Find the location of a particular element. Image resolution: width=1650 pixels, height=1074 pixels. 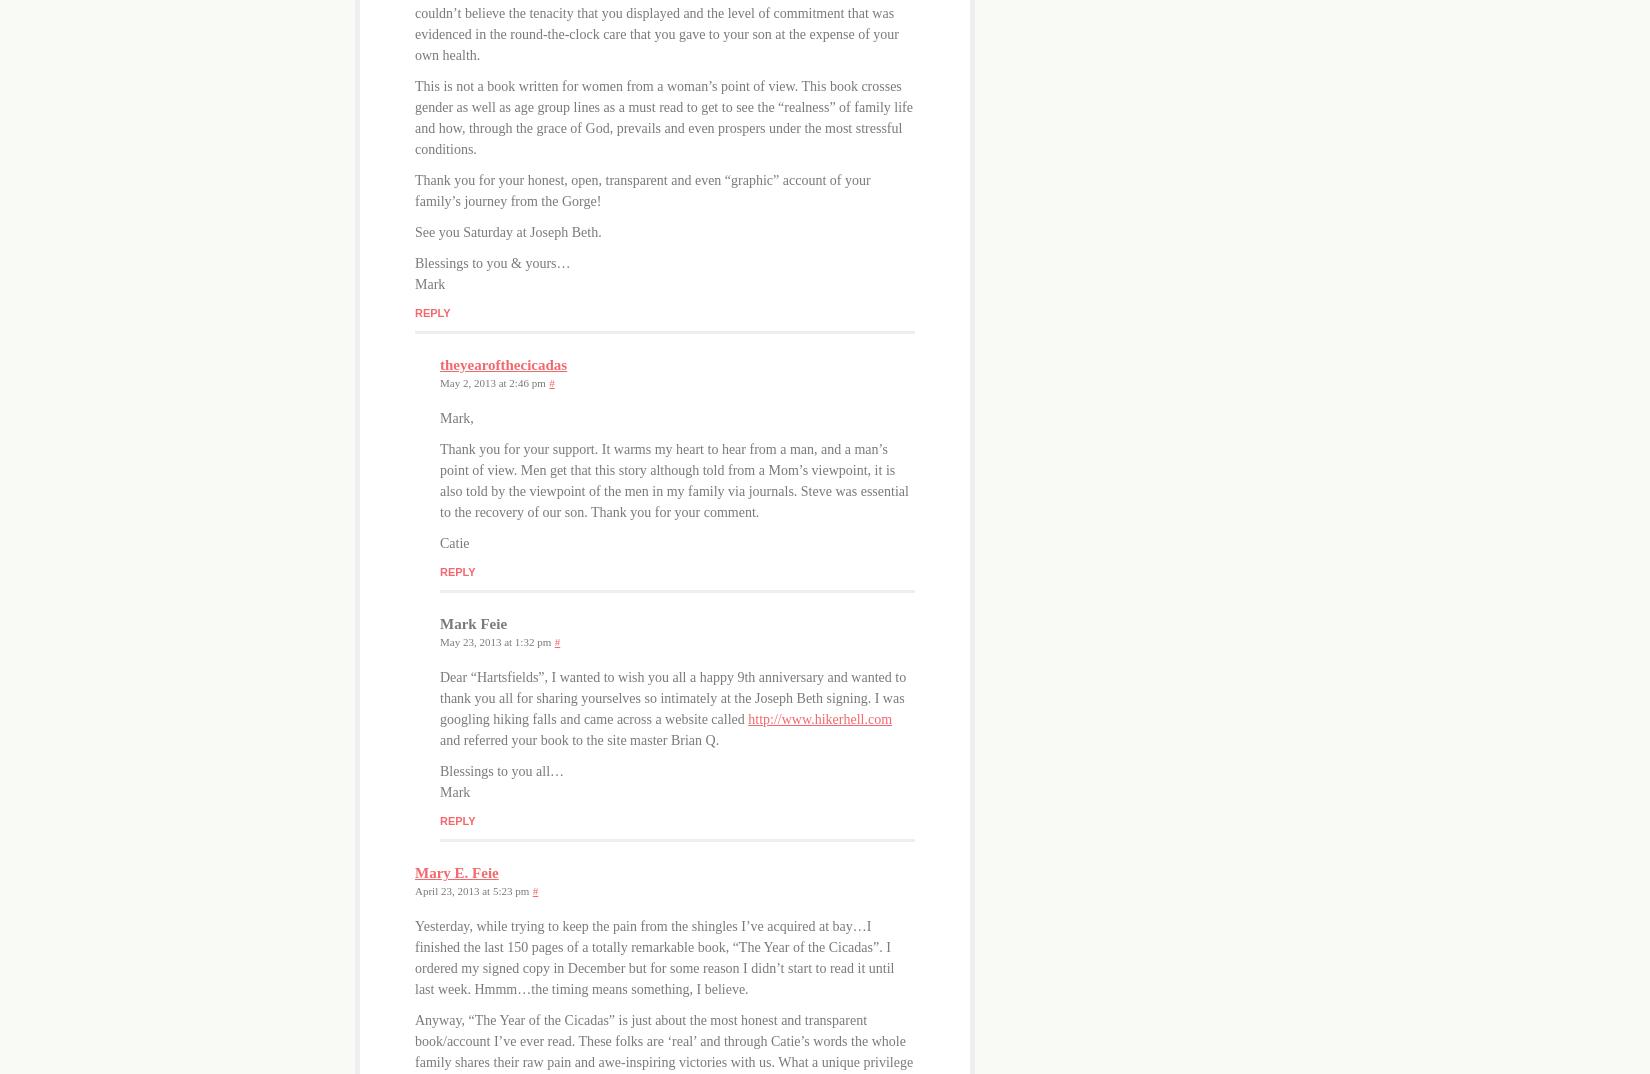

'and referred your book to the site master Brian Q.' is located at coordinates (578, 739).